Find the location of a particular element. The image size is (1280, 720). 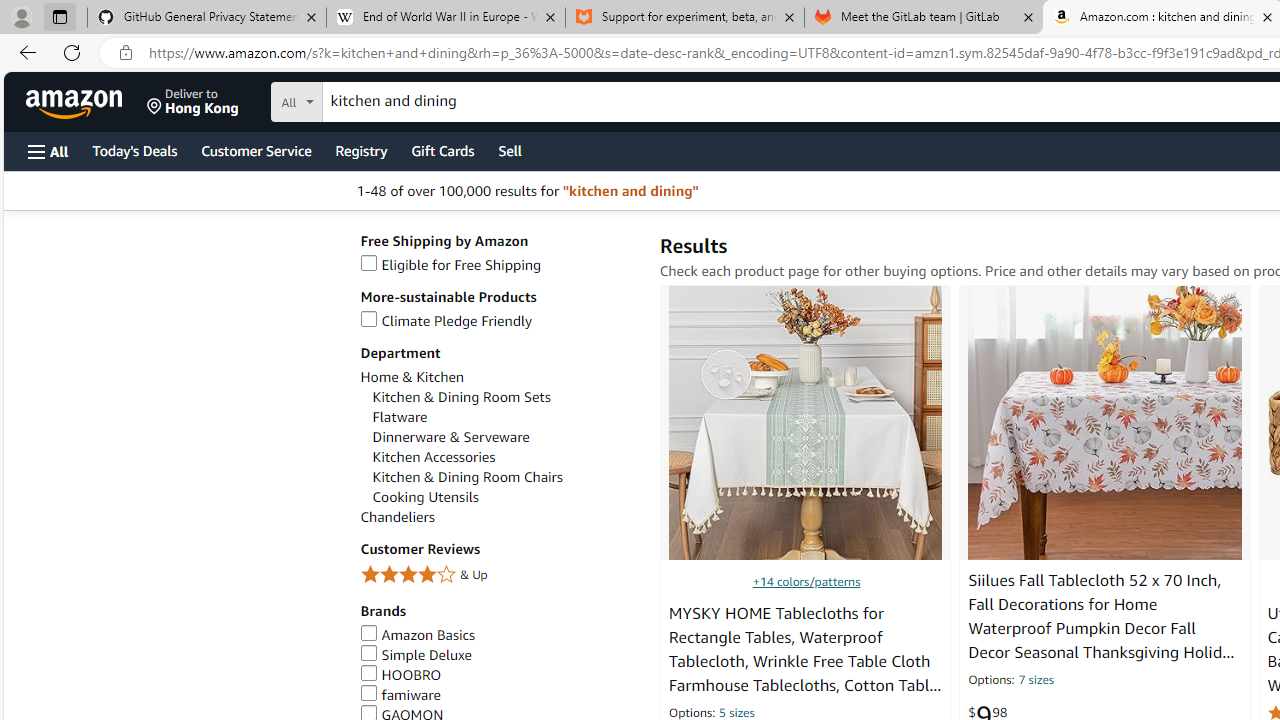

'7 sizes' is located at coordinates (1036, 680).